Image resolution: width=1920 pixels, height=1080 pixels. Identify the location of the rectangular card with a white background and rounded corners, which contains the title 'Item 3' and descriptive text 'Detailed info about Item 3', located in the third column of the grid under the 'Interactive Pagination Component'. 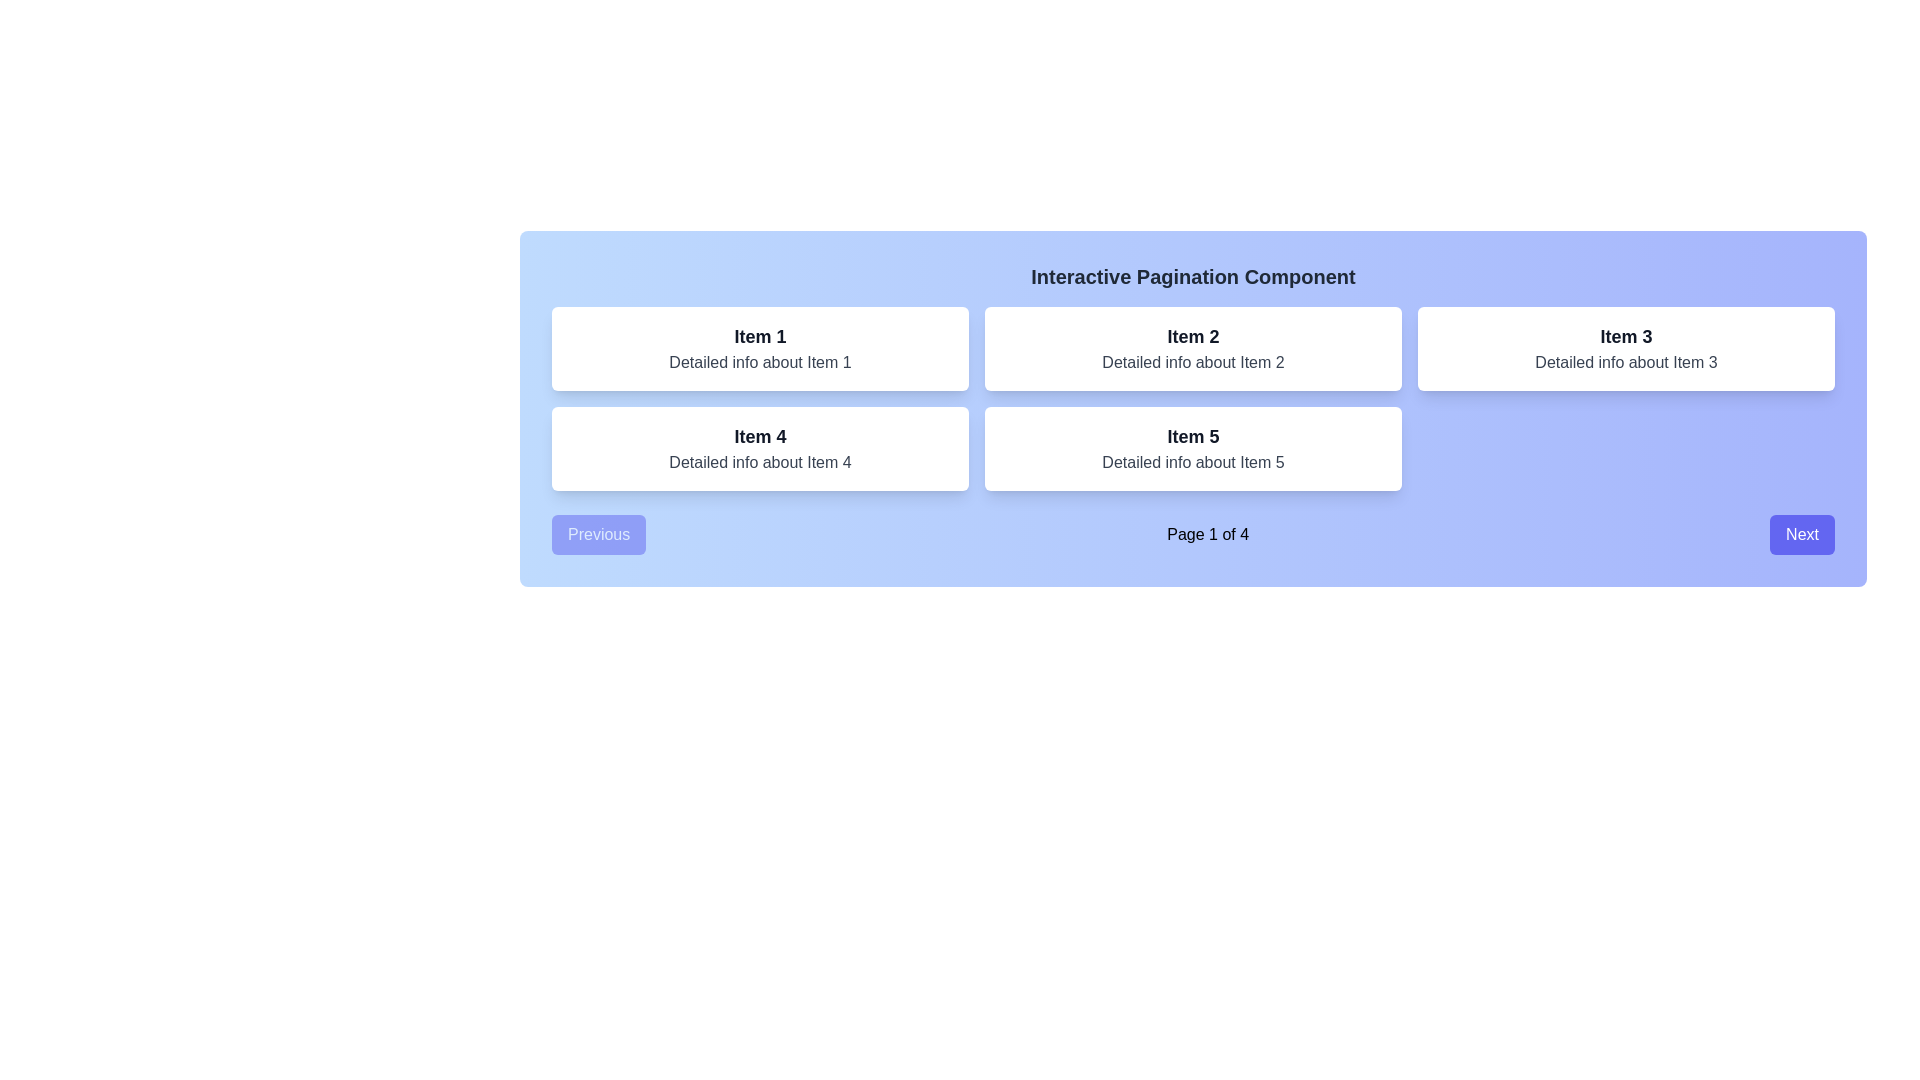
(1626, 347).